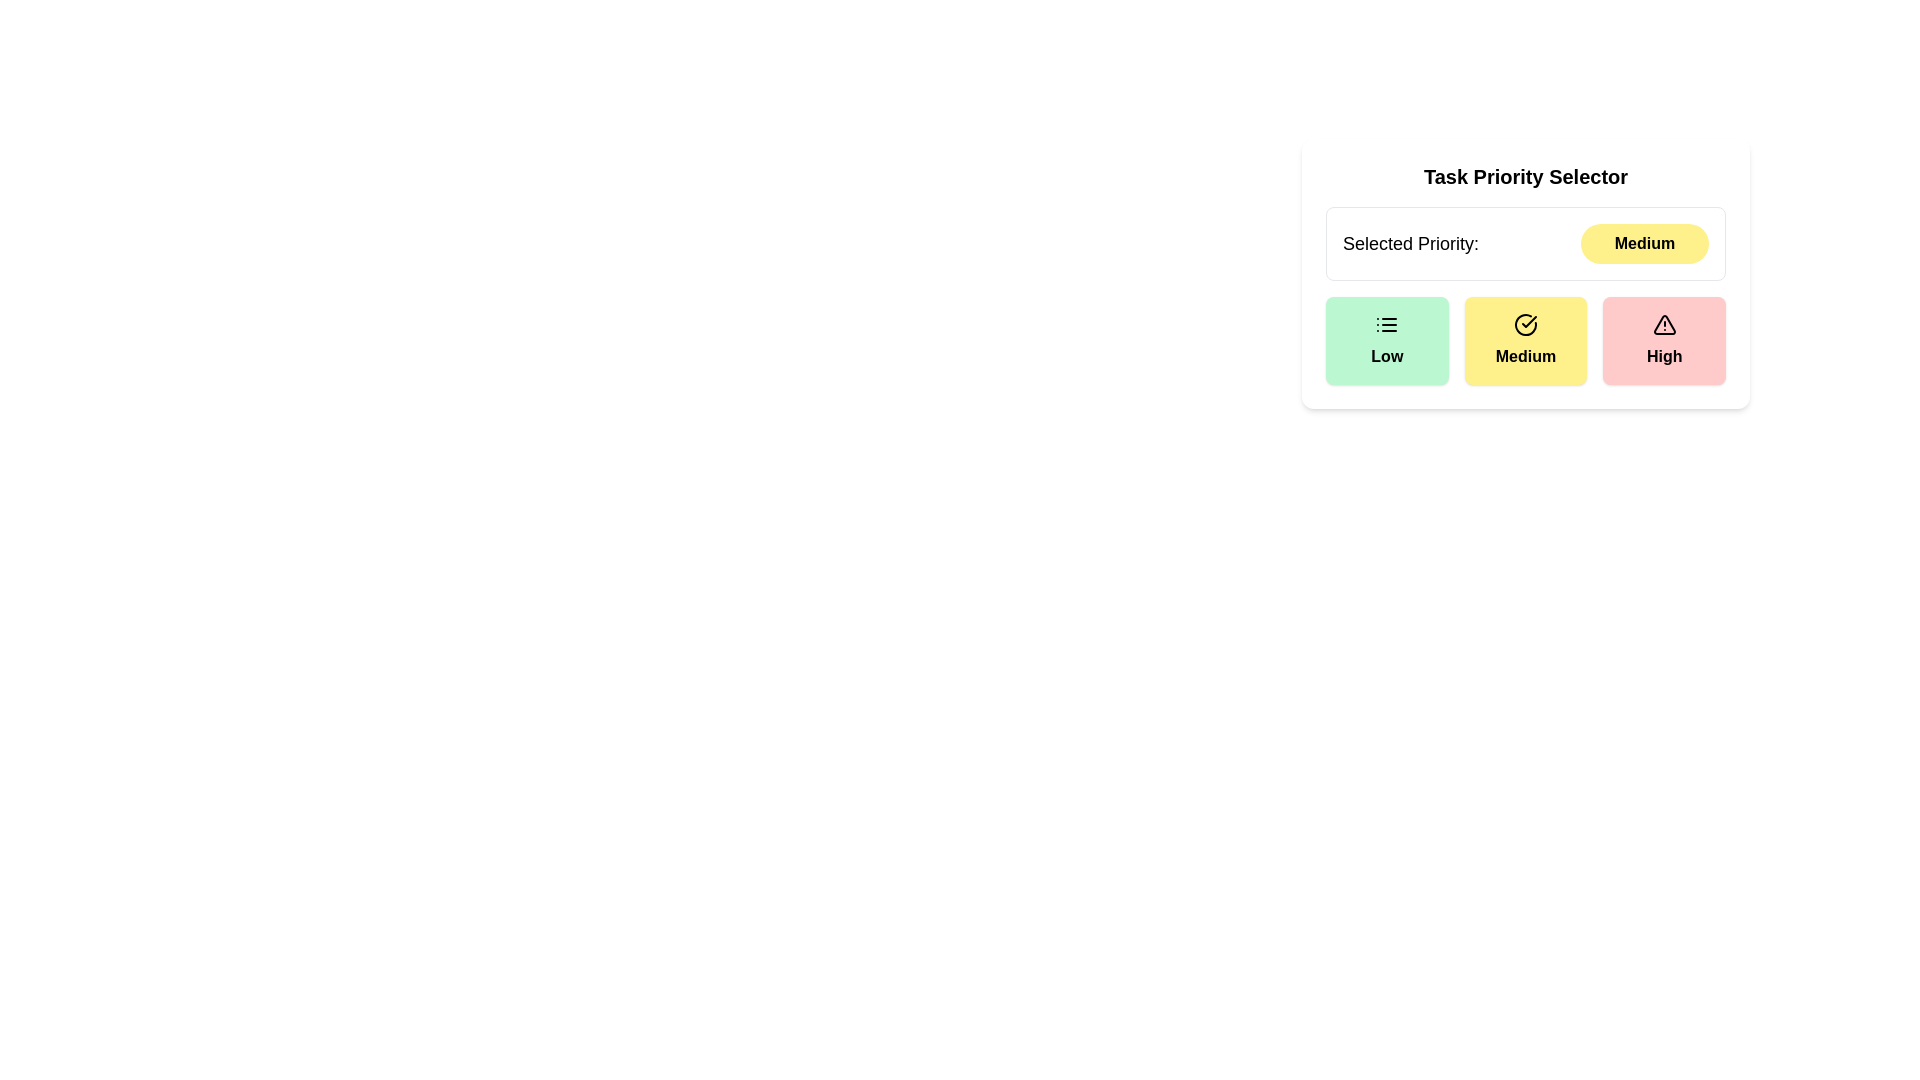 This screenshot has width=1920, height=1080. What do you see at coordinates (1665, 339) in the screenshot?
I see `the priority level High by clicking on the corresponding button` at bounding box center [1665, 339].